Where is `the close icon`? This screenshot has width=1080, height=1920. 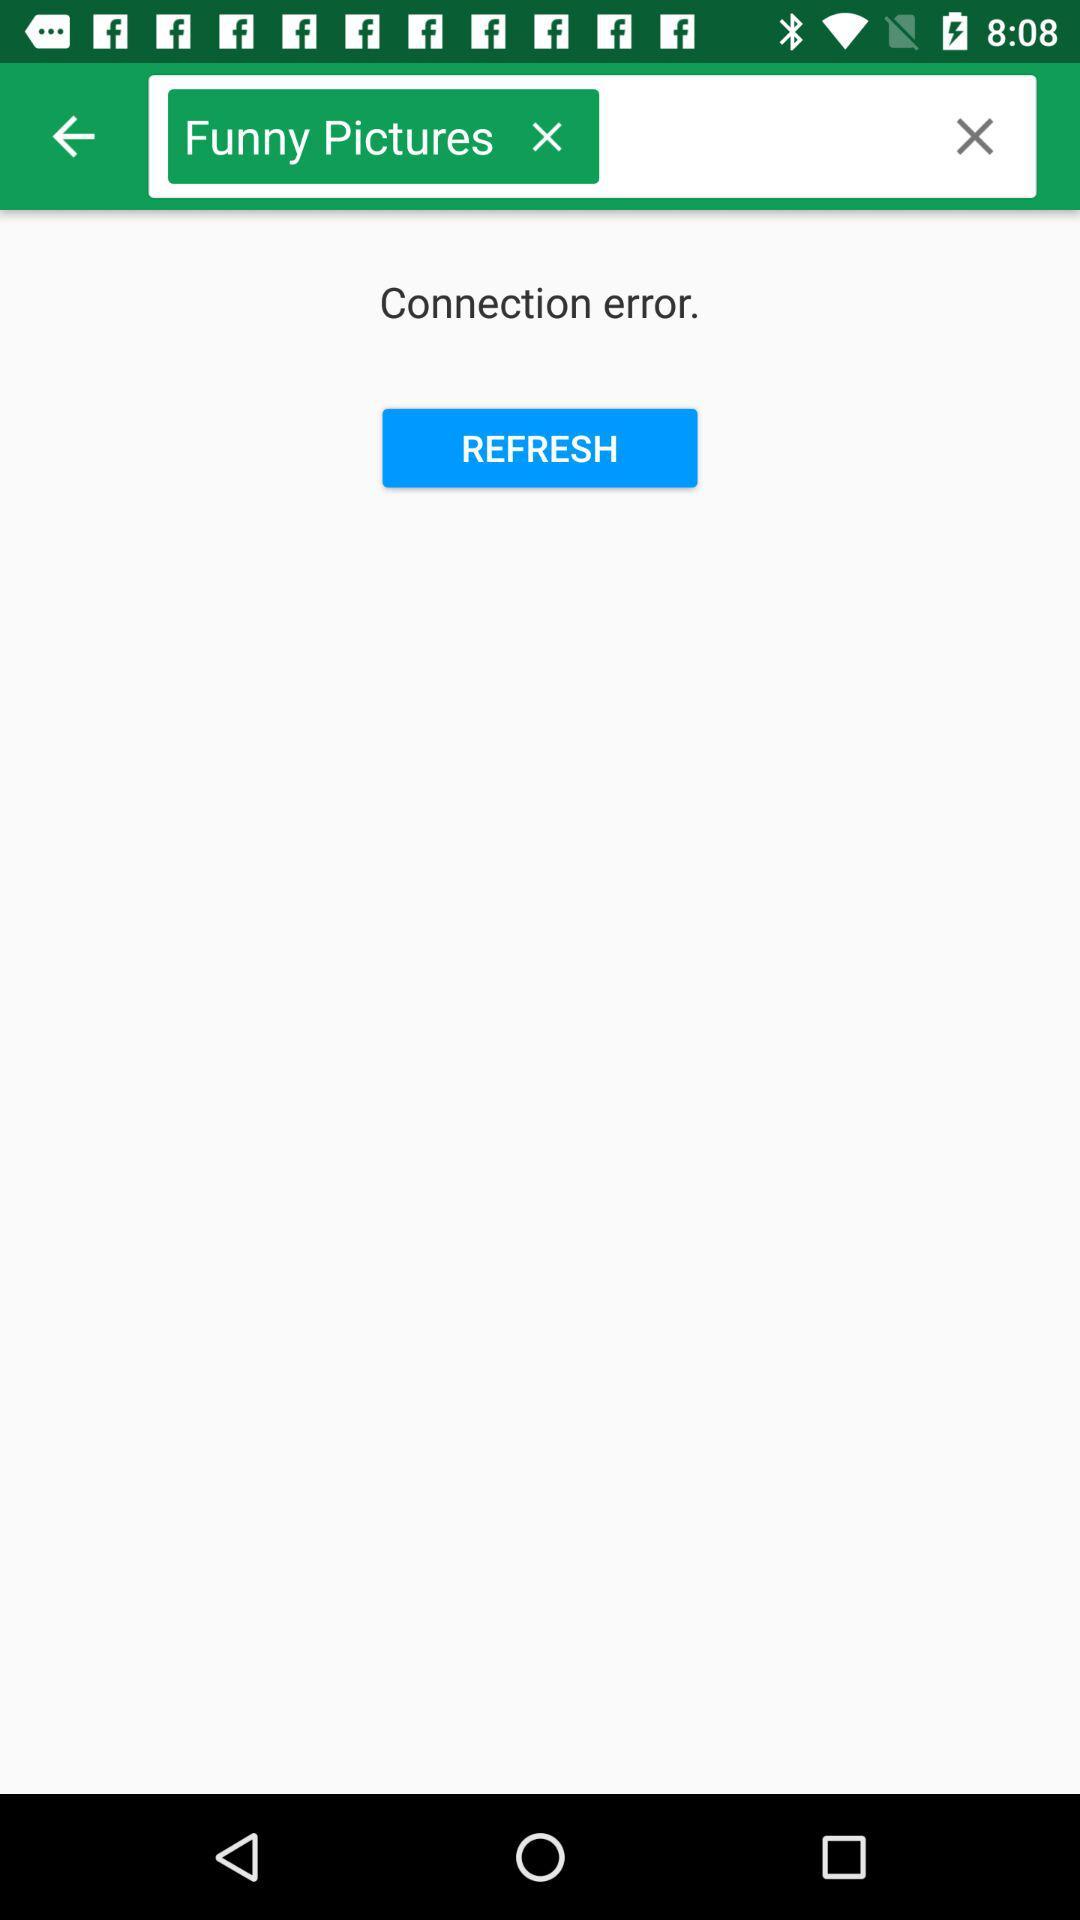
the close icon is located at coordinates (546, 135).